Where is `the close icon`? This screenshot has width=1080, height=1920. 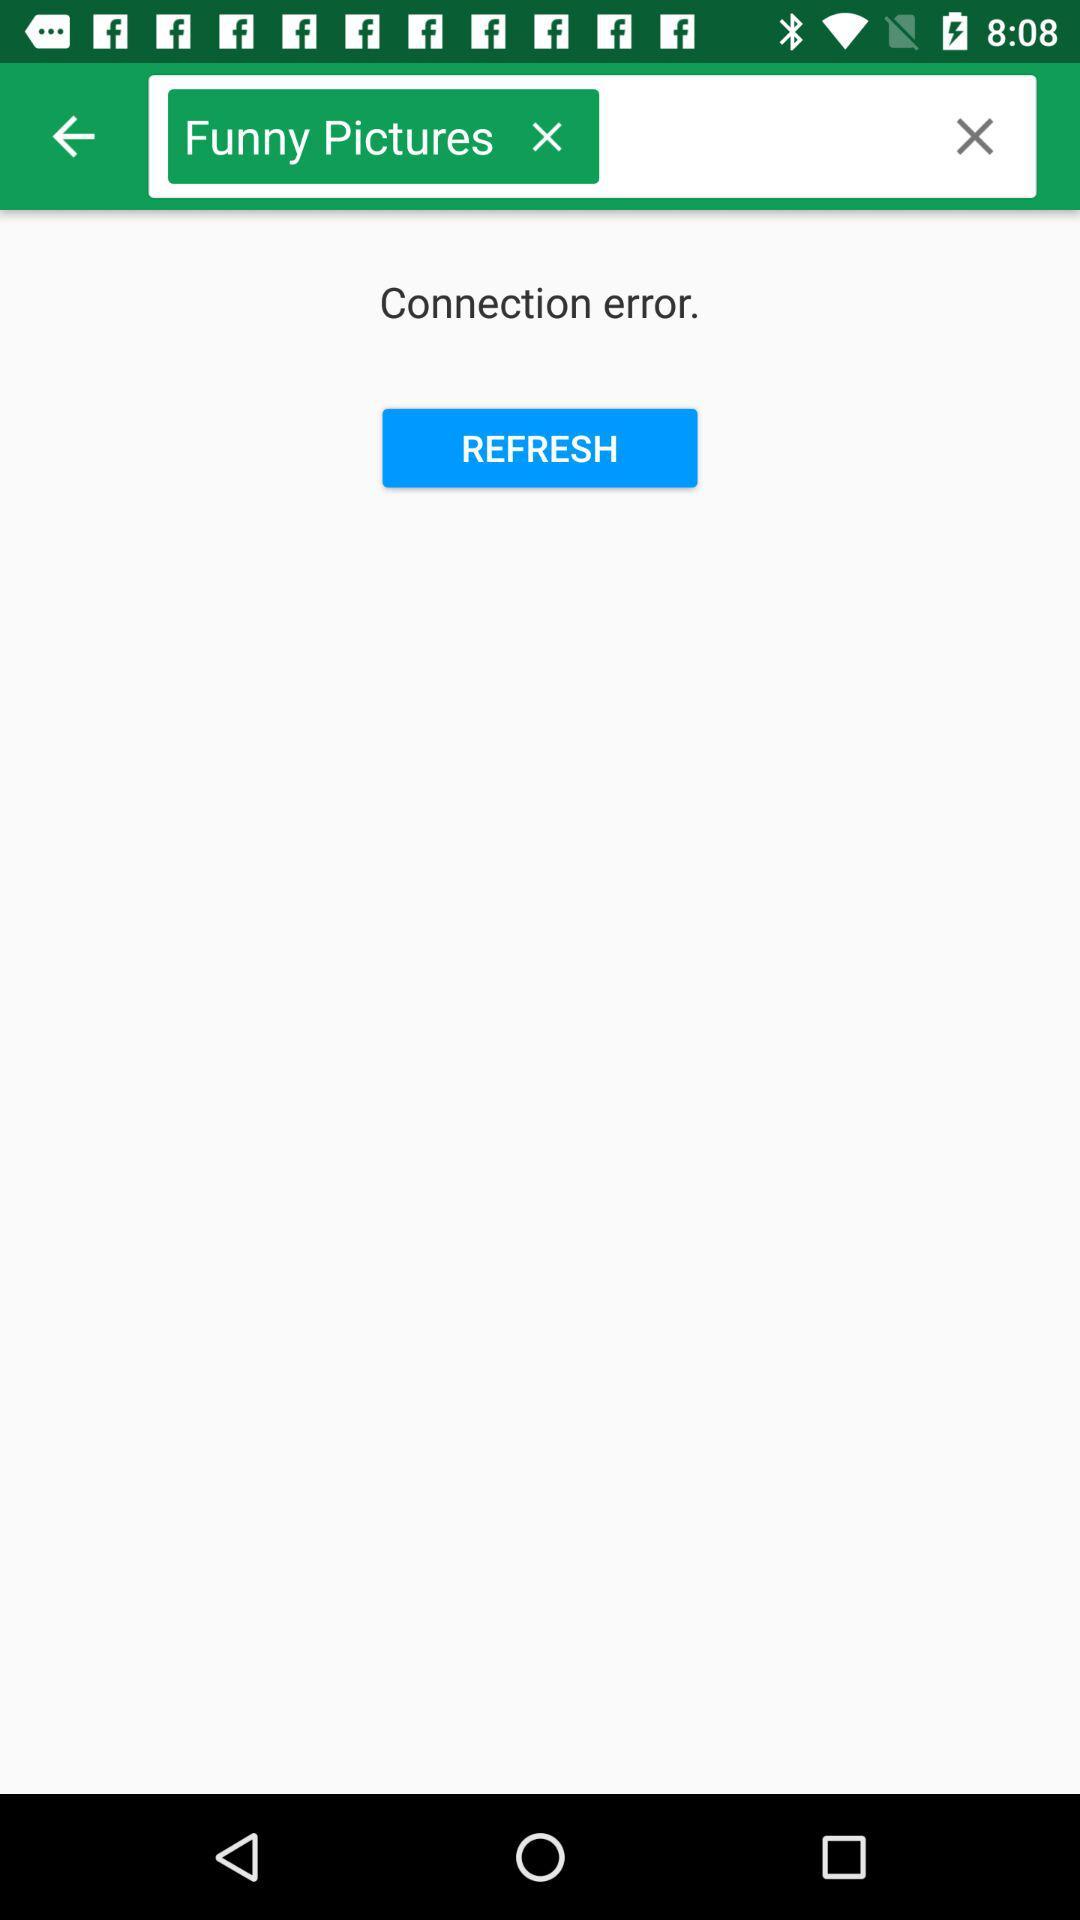
the close icon is located at coordinates (546, 135).